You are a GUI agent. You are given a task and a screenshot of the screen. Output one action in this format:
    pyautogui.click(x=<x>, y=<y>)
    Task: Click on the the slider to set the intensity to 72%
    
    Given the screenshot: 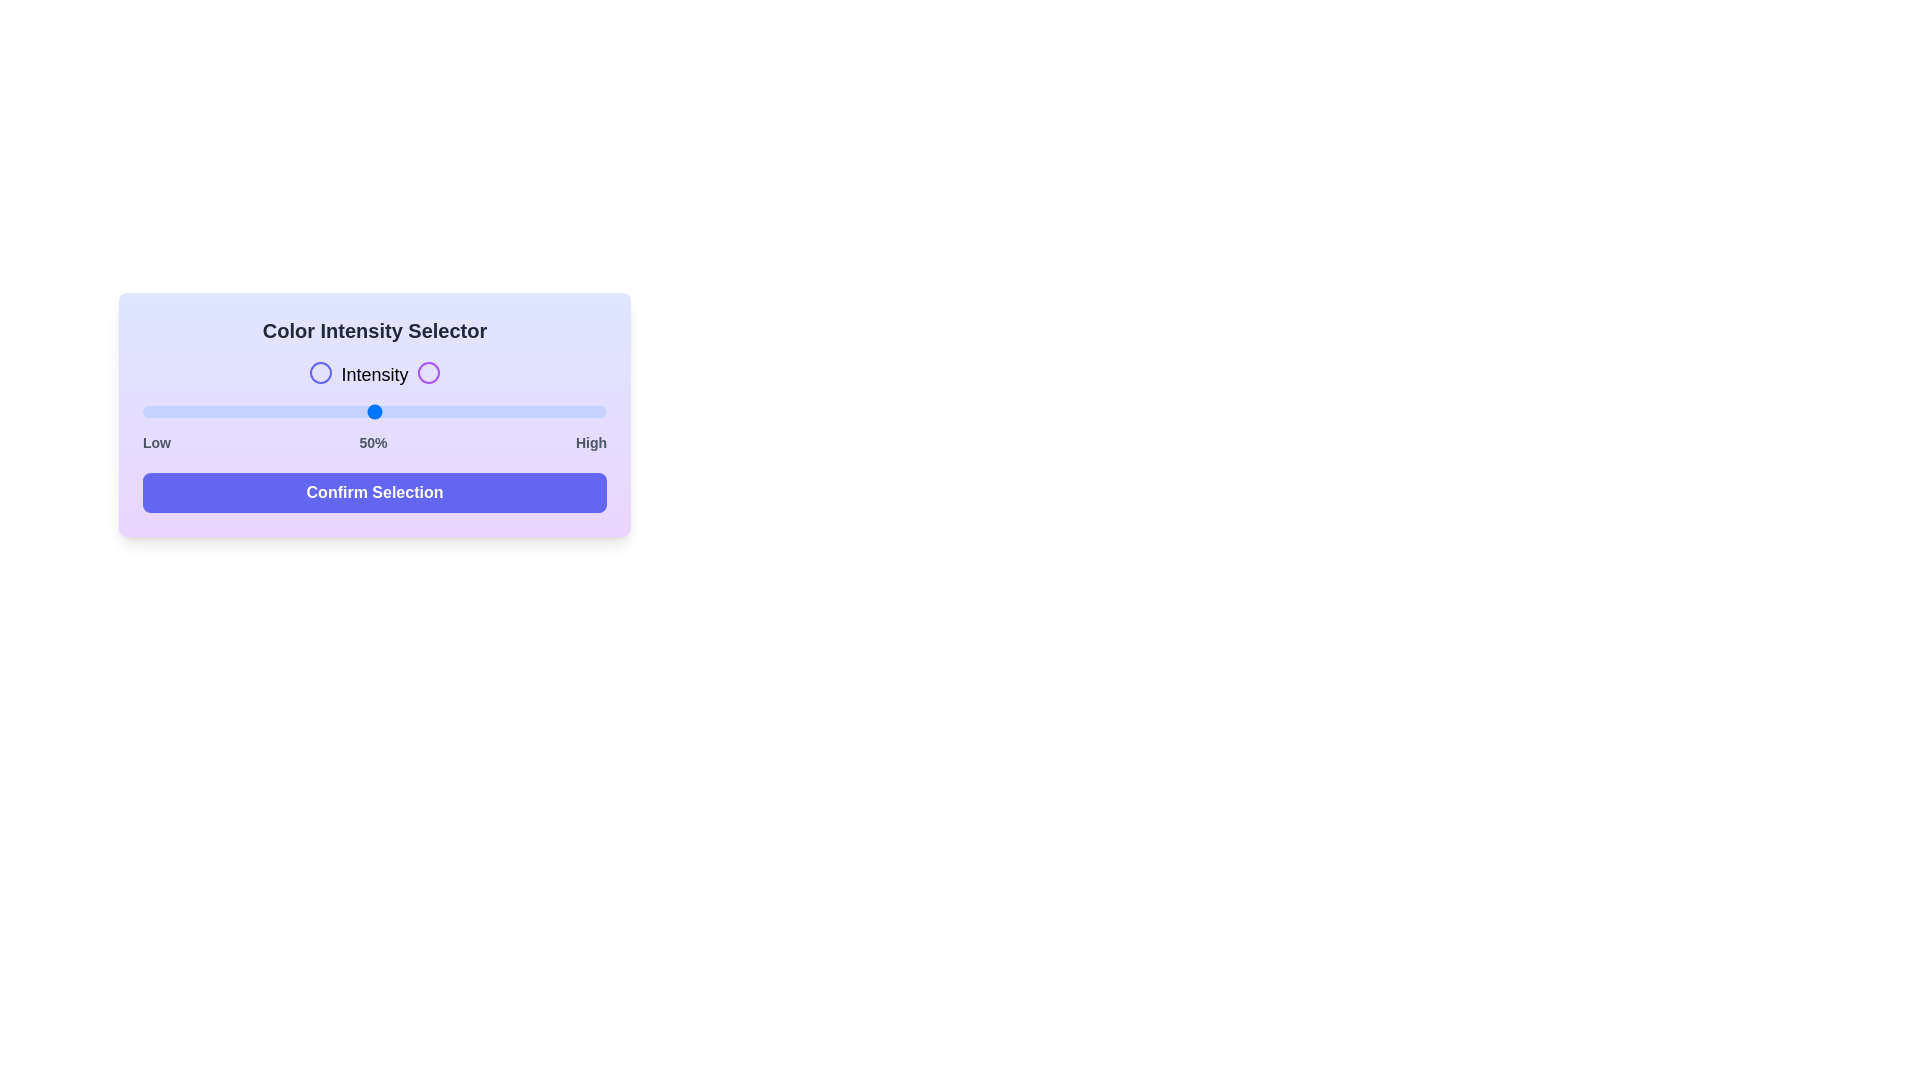 What is the action you would take?
    pyautogui.click(x=476, y=411)
    